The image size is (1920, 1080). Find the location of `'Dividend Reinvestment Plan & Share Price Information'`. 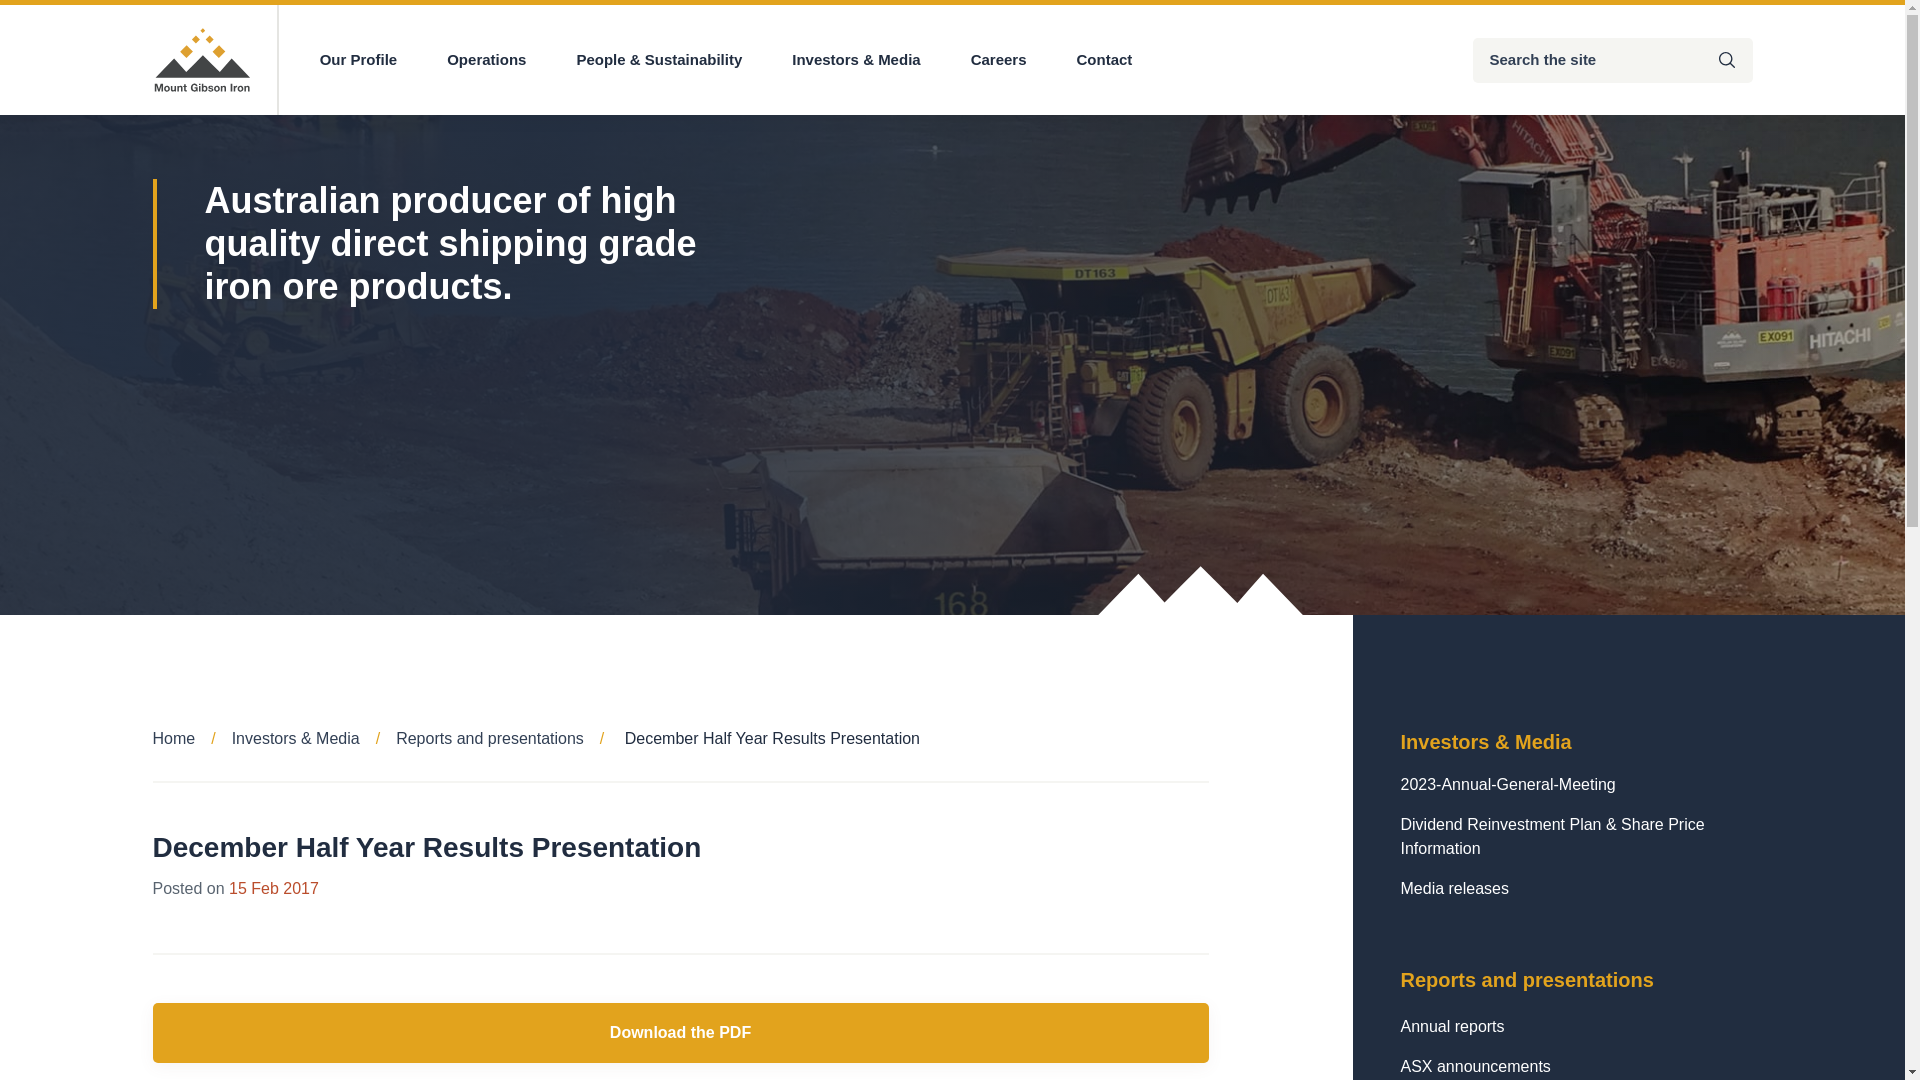

'Dividend Reinvestment Plan & Share Price Information' is located at coordinates (1574, 837).